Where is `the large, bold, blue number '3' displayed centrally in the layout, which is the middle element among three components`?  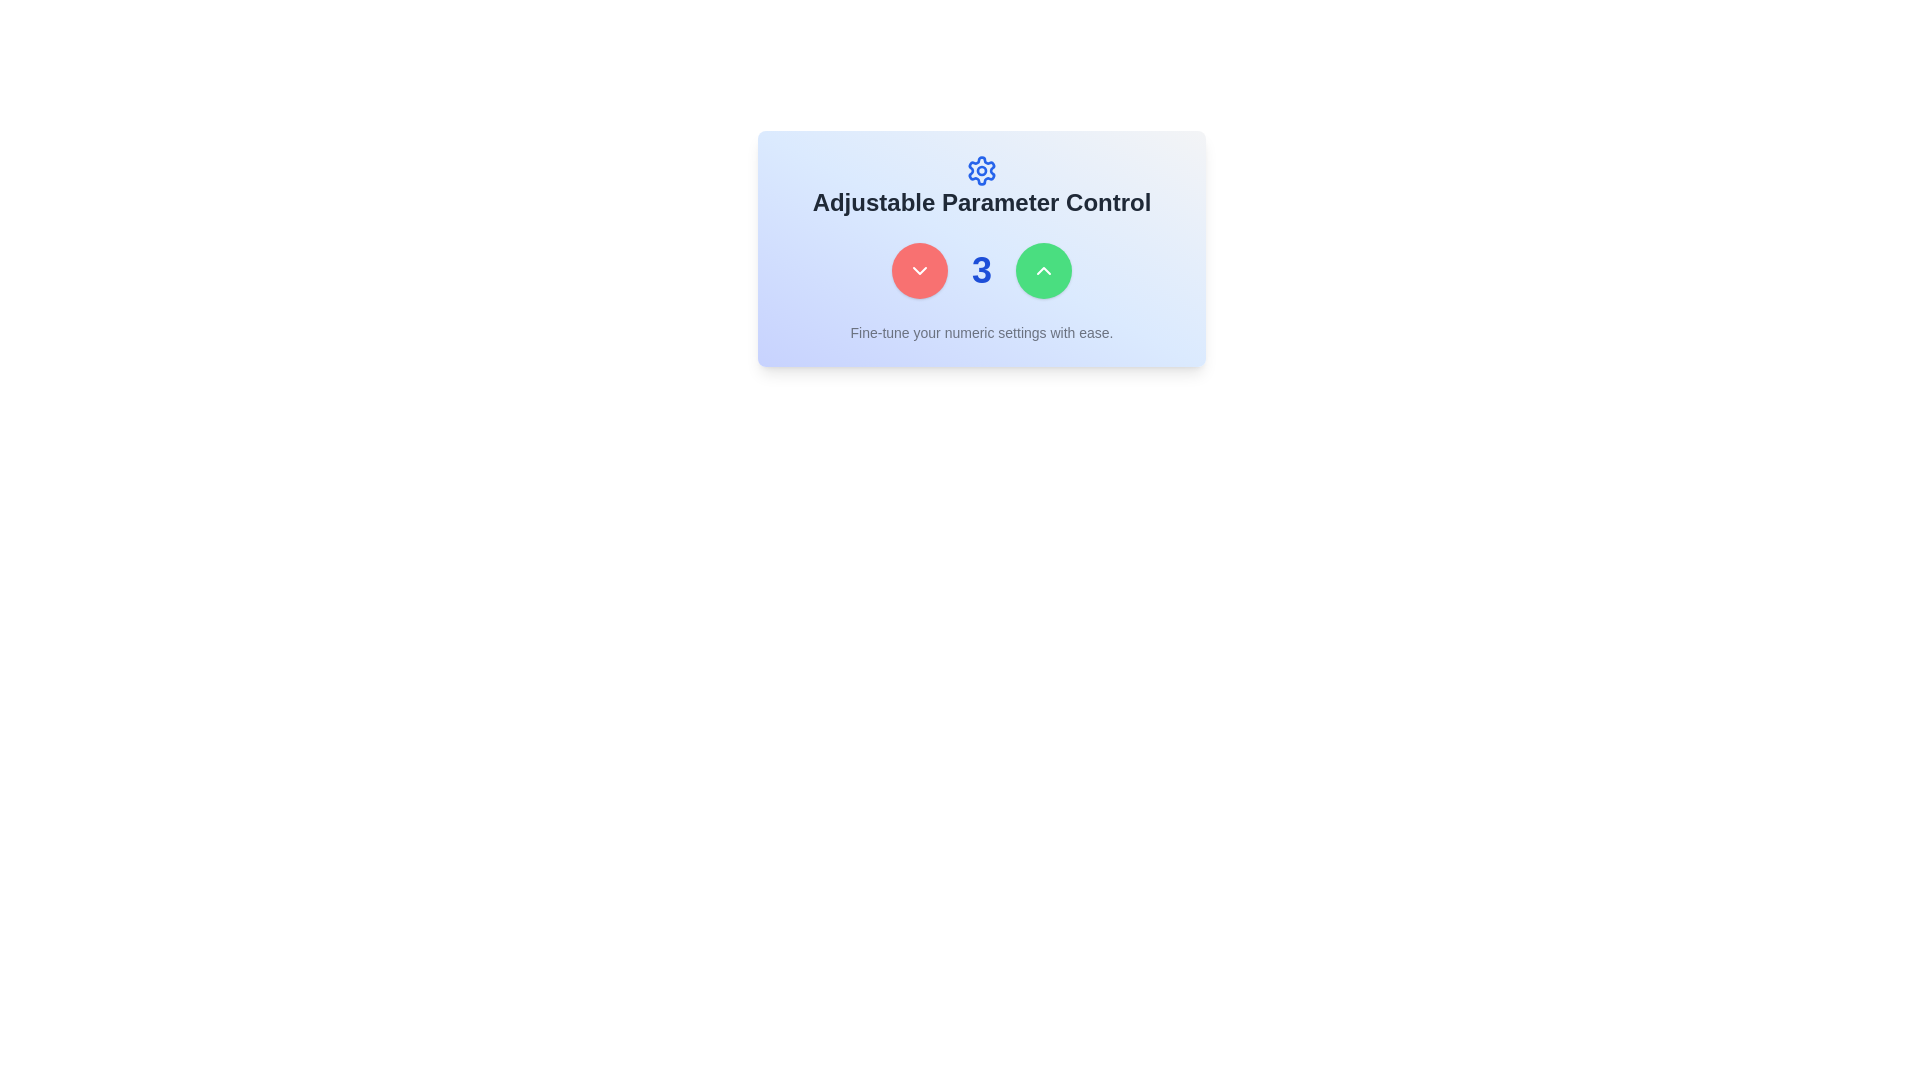 the large, bold, blue number '3' displayed centrally in the layout, which is the middle element among three components is located at coordinates (982, 270).